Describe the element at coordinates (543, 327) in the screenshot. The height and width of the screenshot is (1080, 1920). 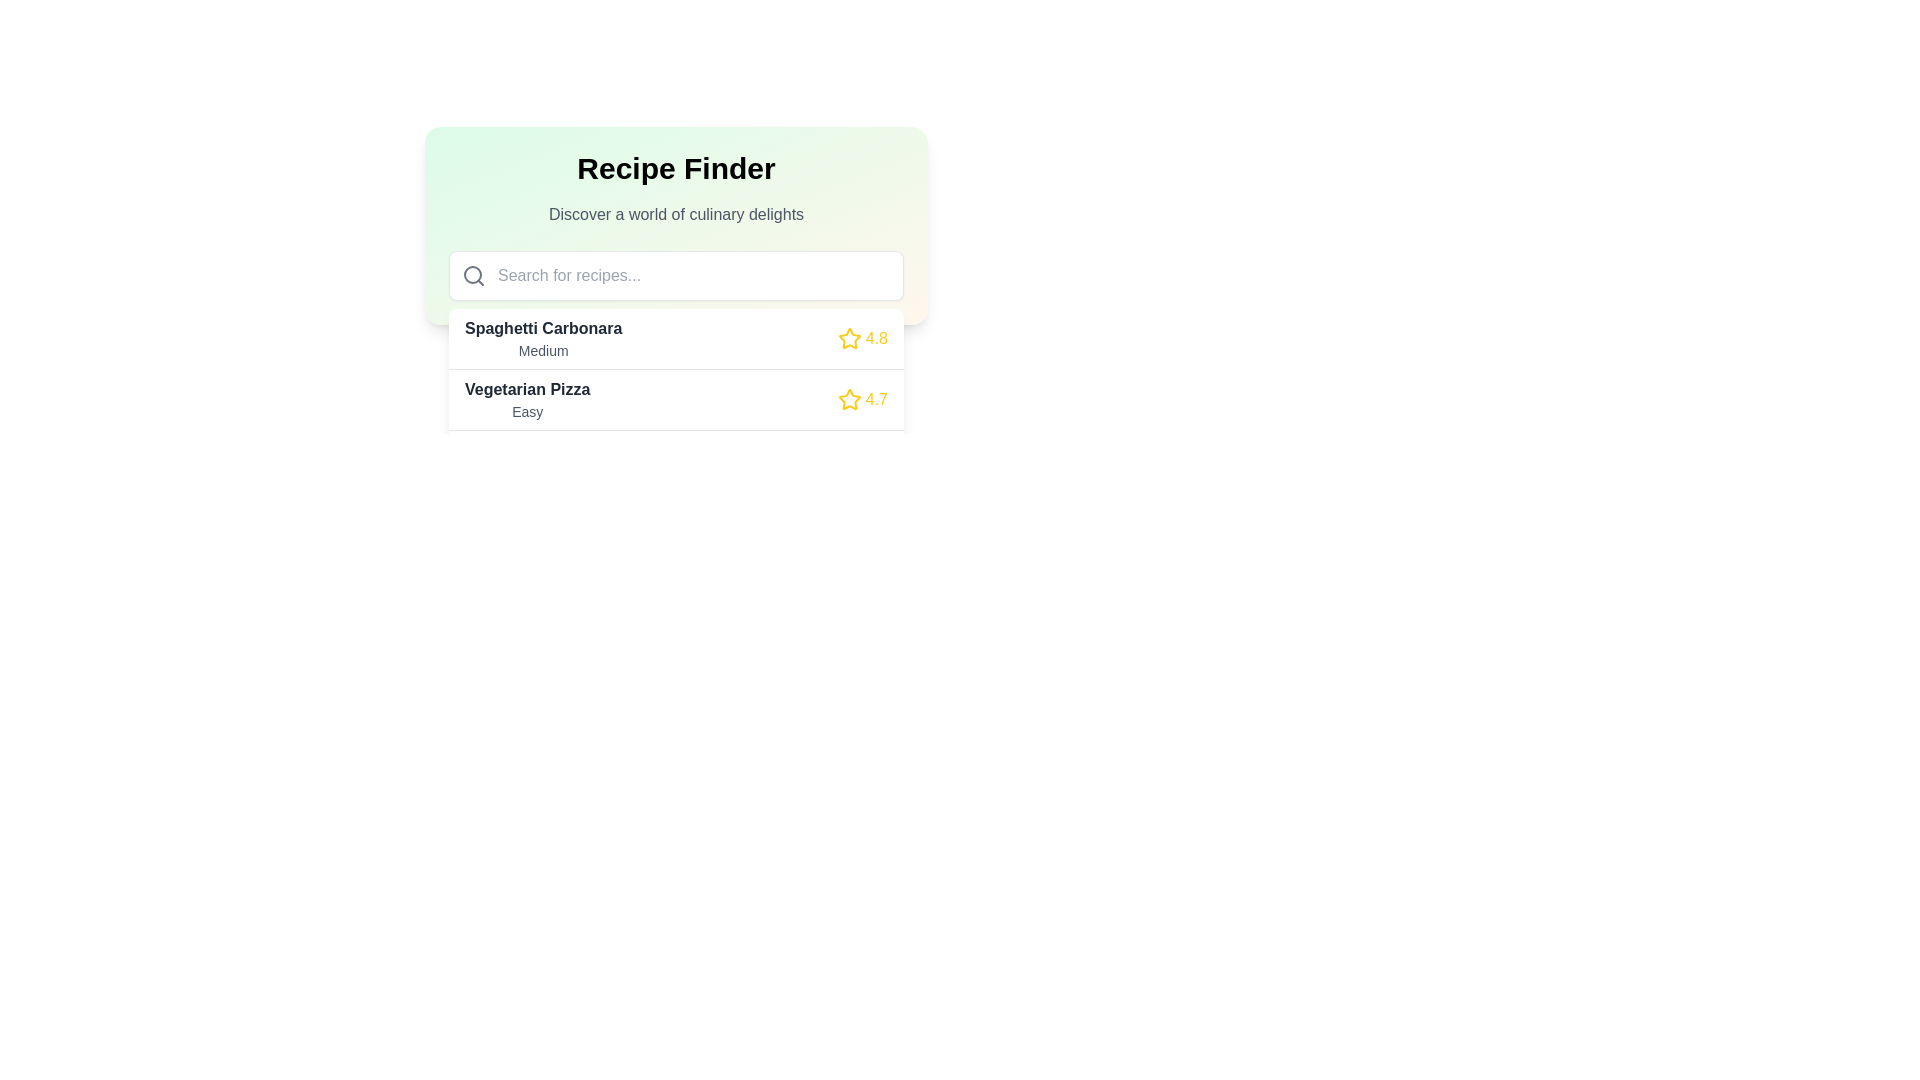
I see `the non-interactive label displaying the recipe name 'Spaghetti Carbonara', located at the upper part of the dish list` at that location.